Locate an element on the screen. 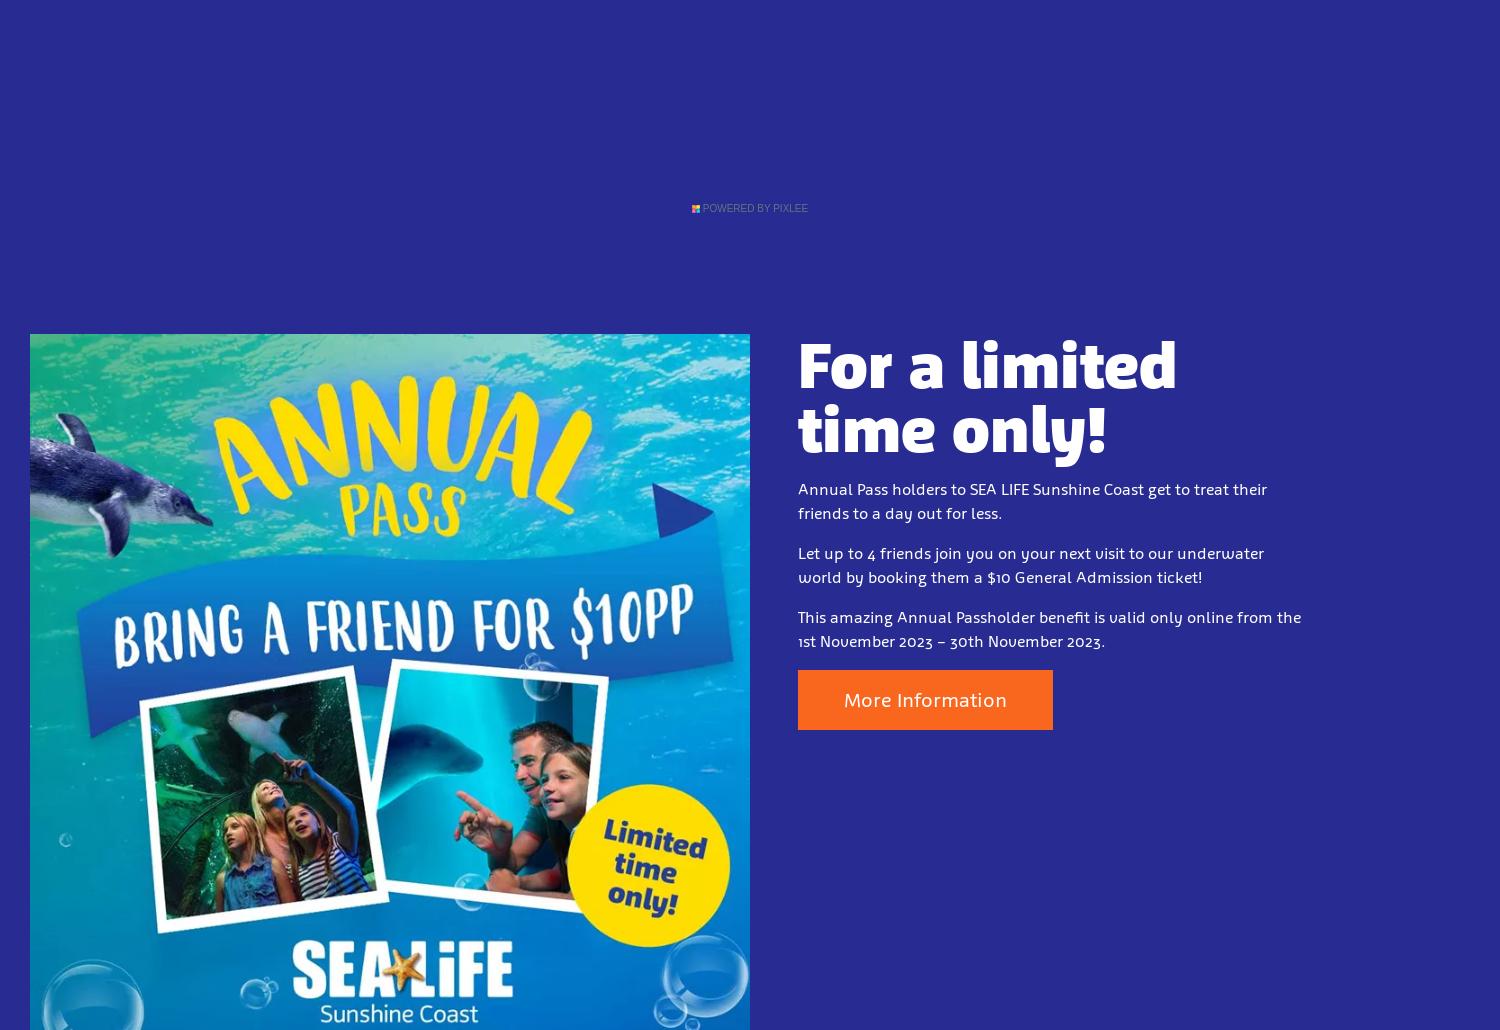  'Opening Hours' is located at coordinates (550, 144).